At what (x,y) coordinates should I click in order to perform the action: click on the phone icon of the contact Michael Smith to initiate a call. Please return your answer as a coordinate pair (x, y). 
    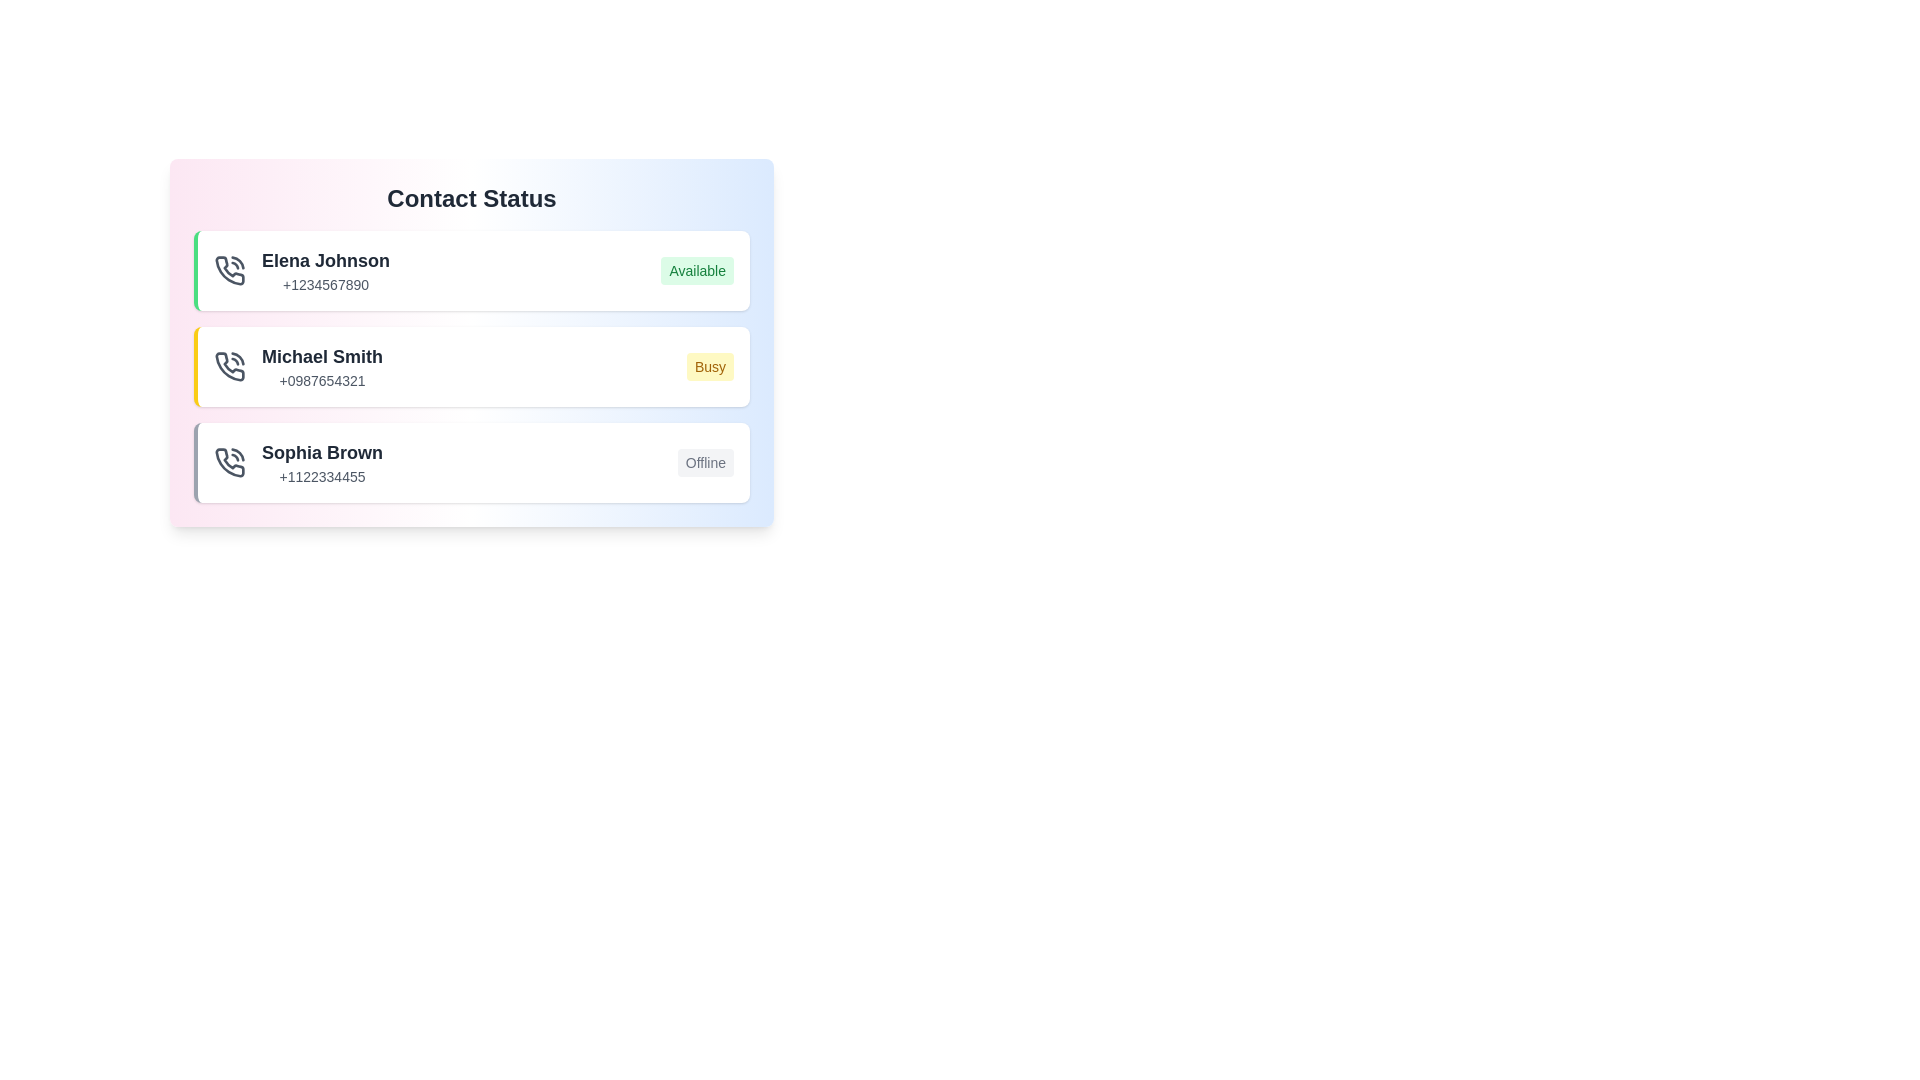
    Looking at the image, I should click on (230, 366).